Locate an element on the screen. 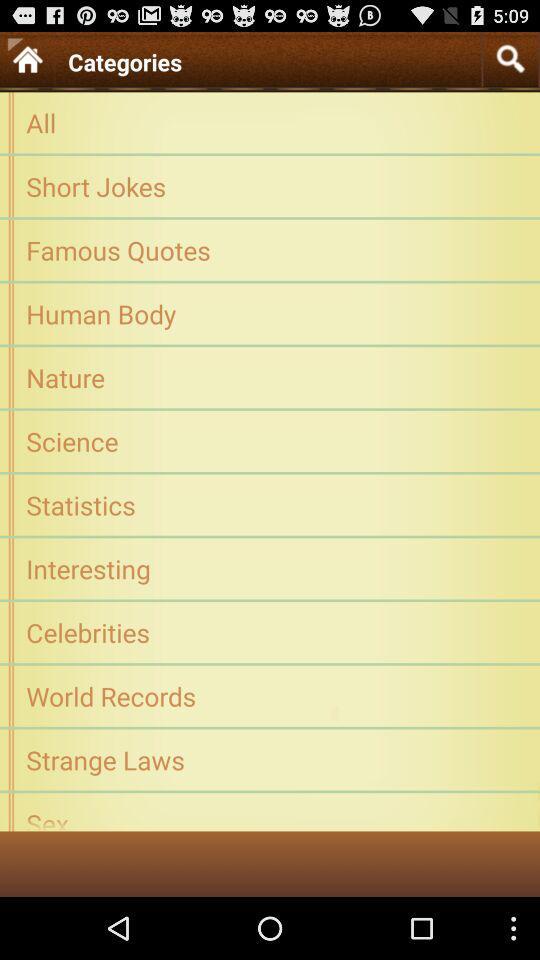  short jokes icon is located at coordinates (270, 186).